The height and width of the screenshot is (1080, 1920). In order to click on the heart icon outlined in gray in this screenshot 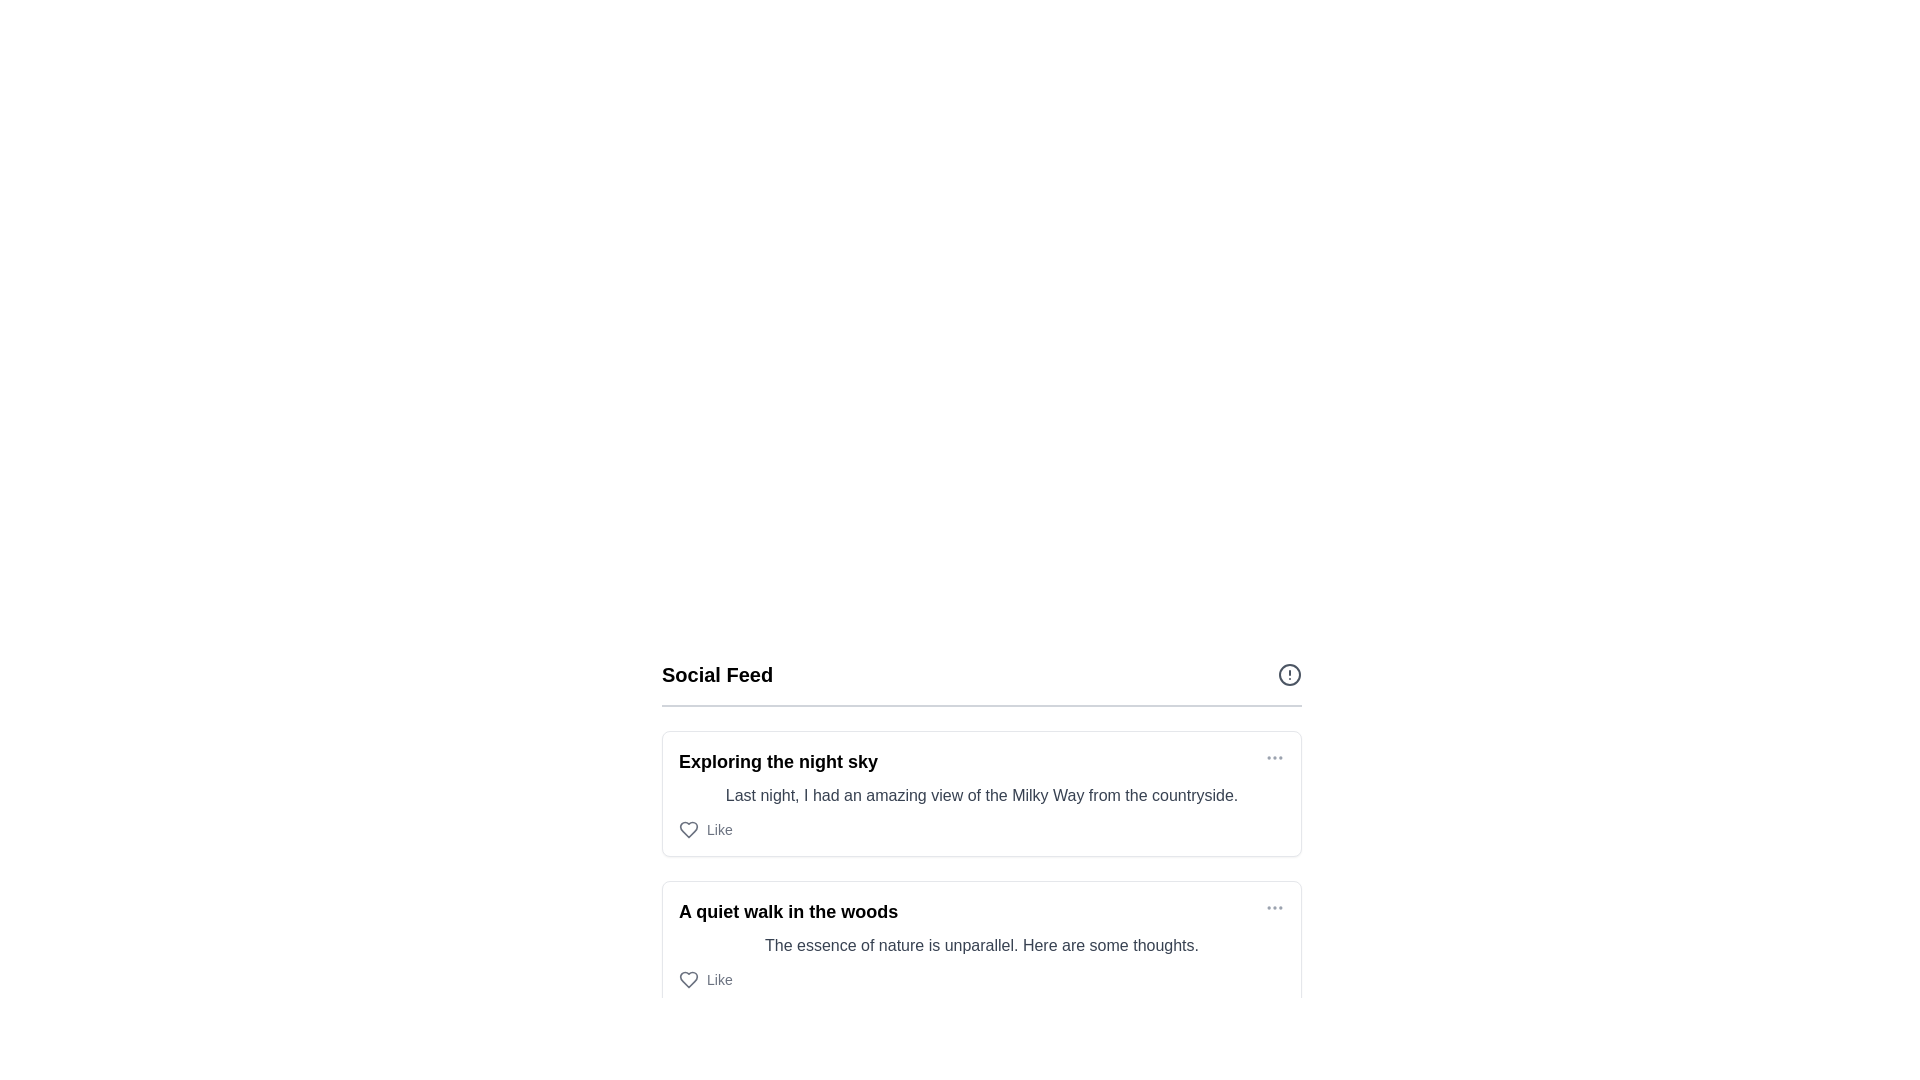, I will do `click(689, 978)`.